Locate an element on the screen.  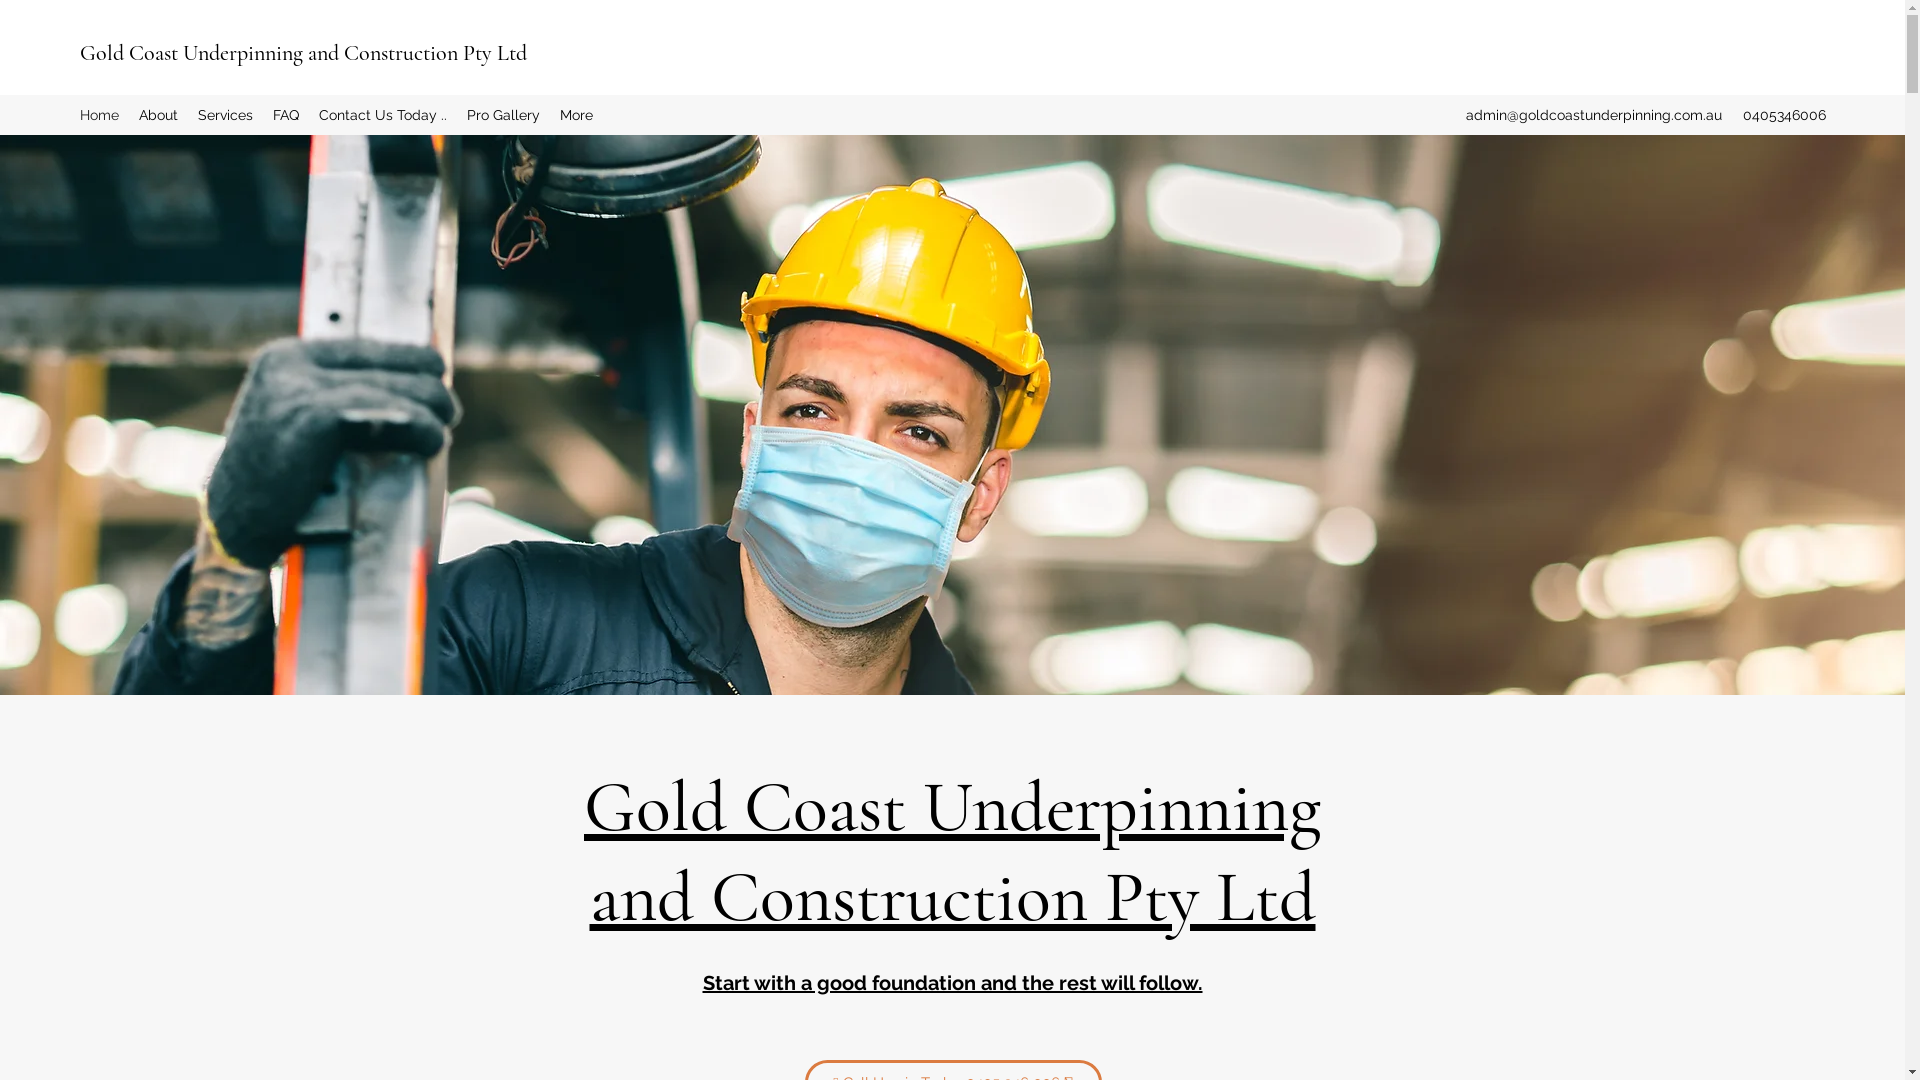
'Gold Coast Underpinning and Construction Pty Ltd' is located at coordinates (951, 852).